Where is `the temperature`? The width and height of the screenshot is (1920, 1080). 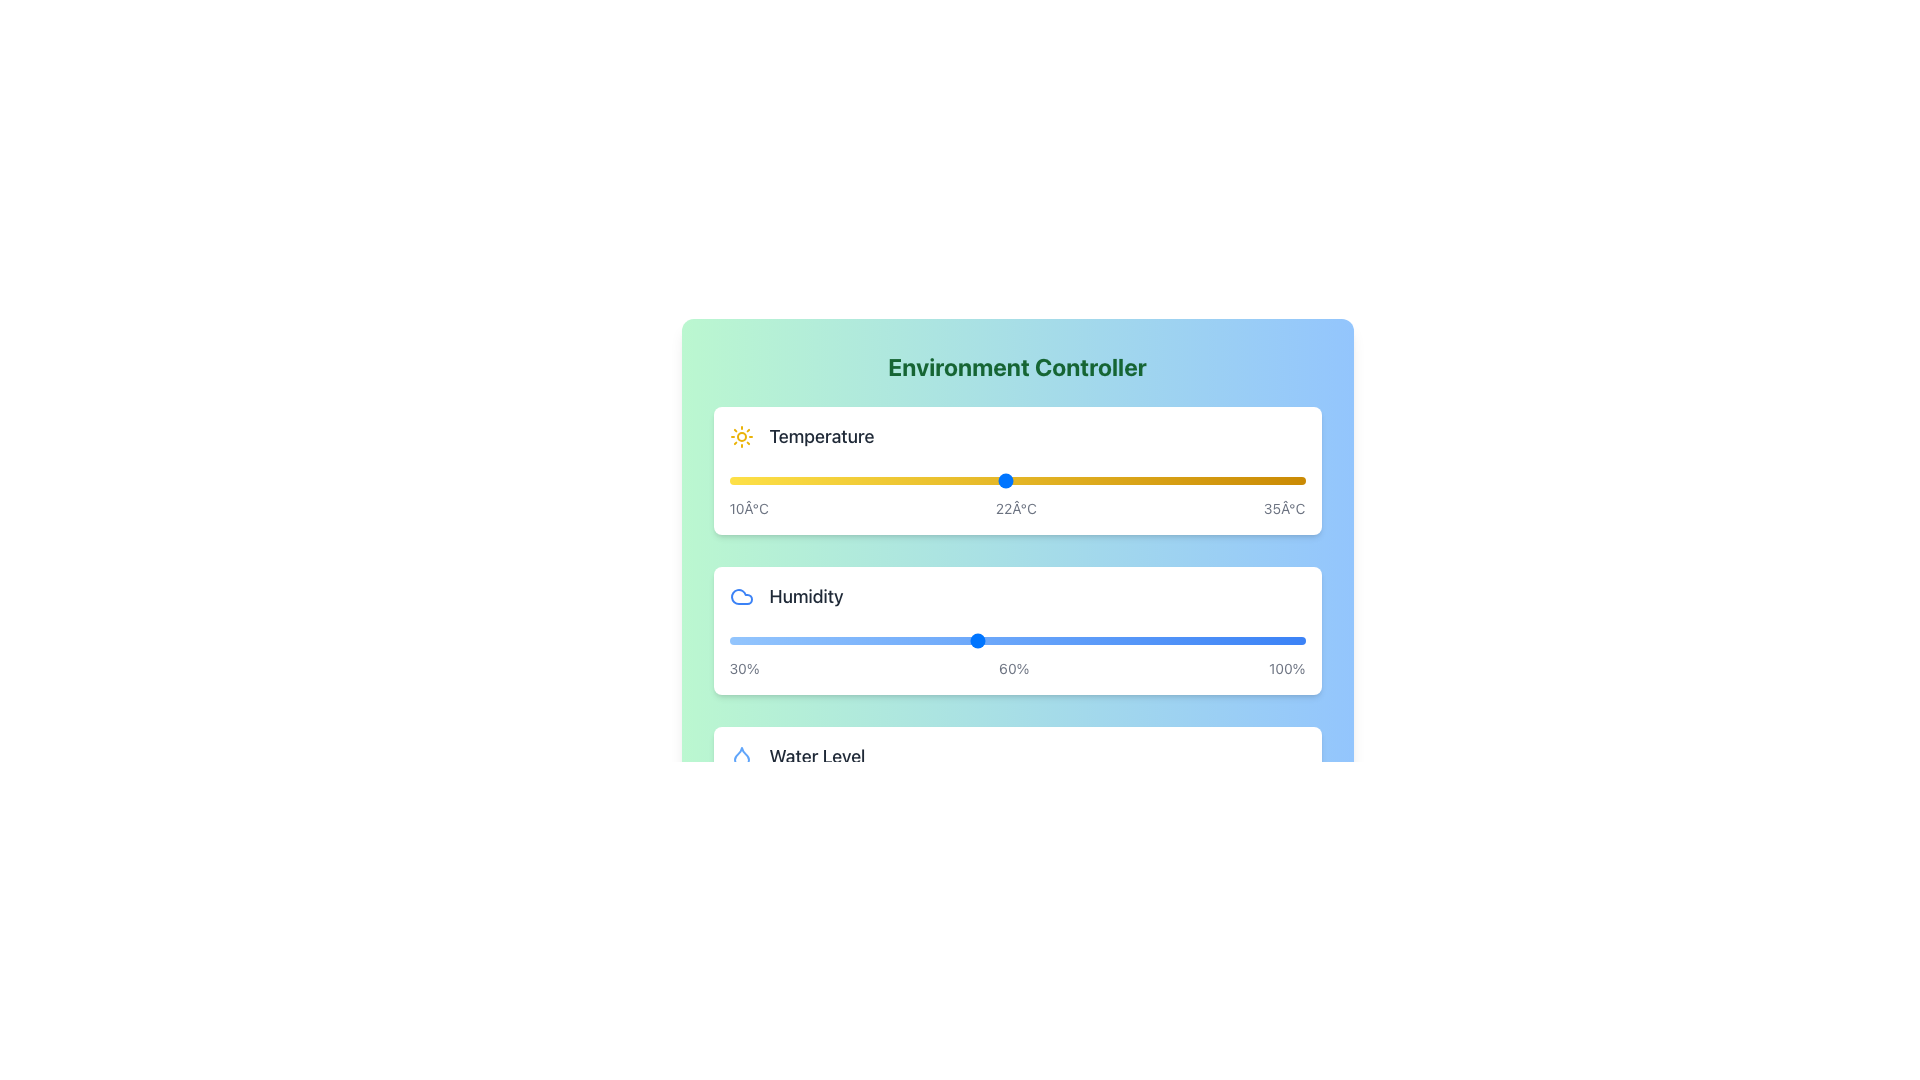 the temperature is located at coordinates (1005, 481).